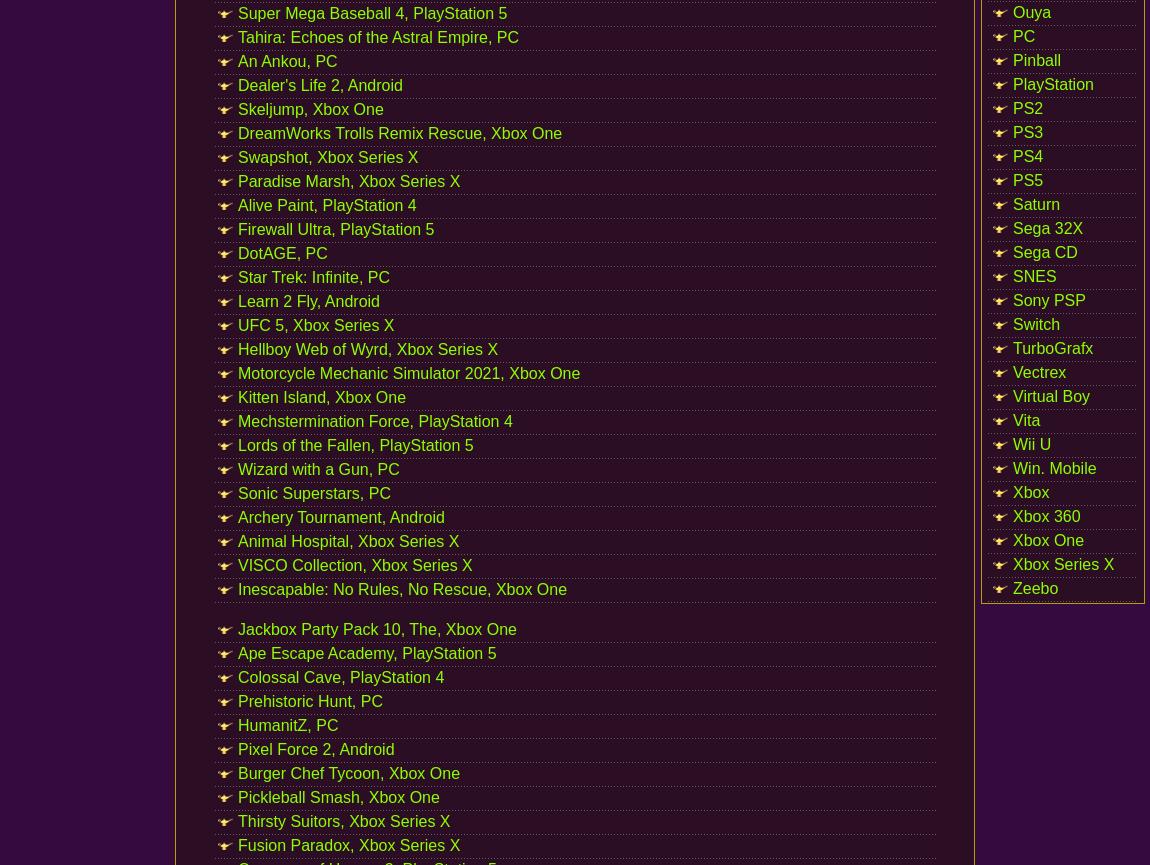 The height and width of the screenshot is (865, 1150). I want to click on 'Virtual Boy', so click(1051, 396).